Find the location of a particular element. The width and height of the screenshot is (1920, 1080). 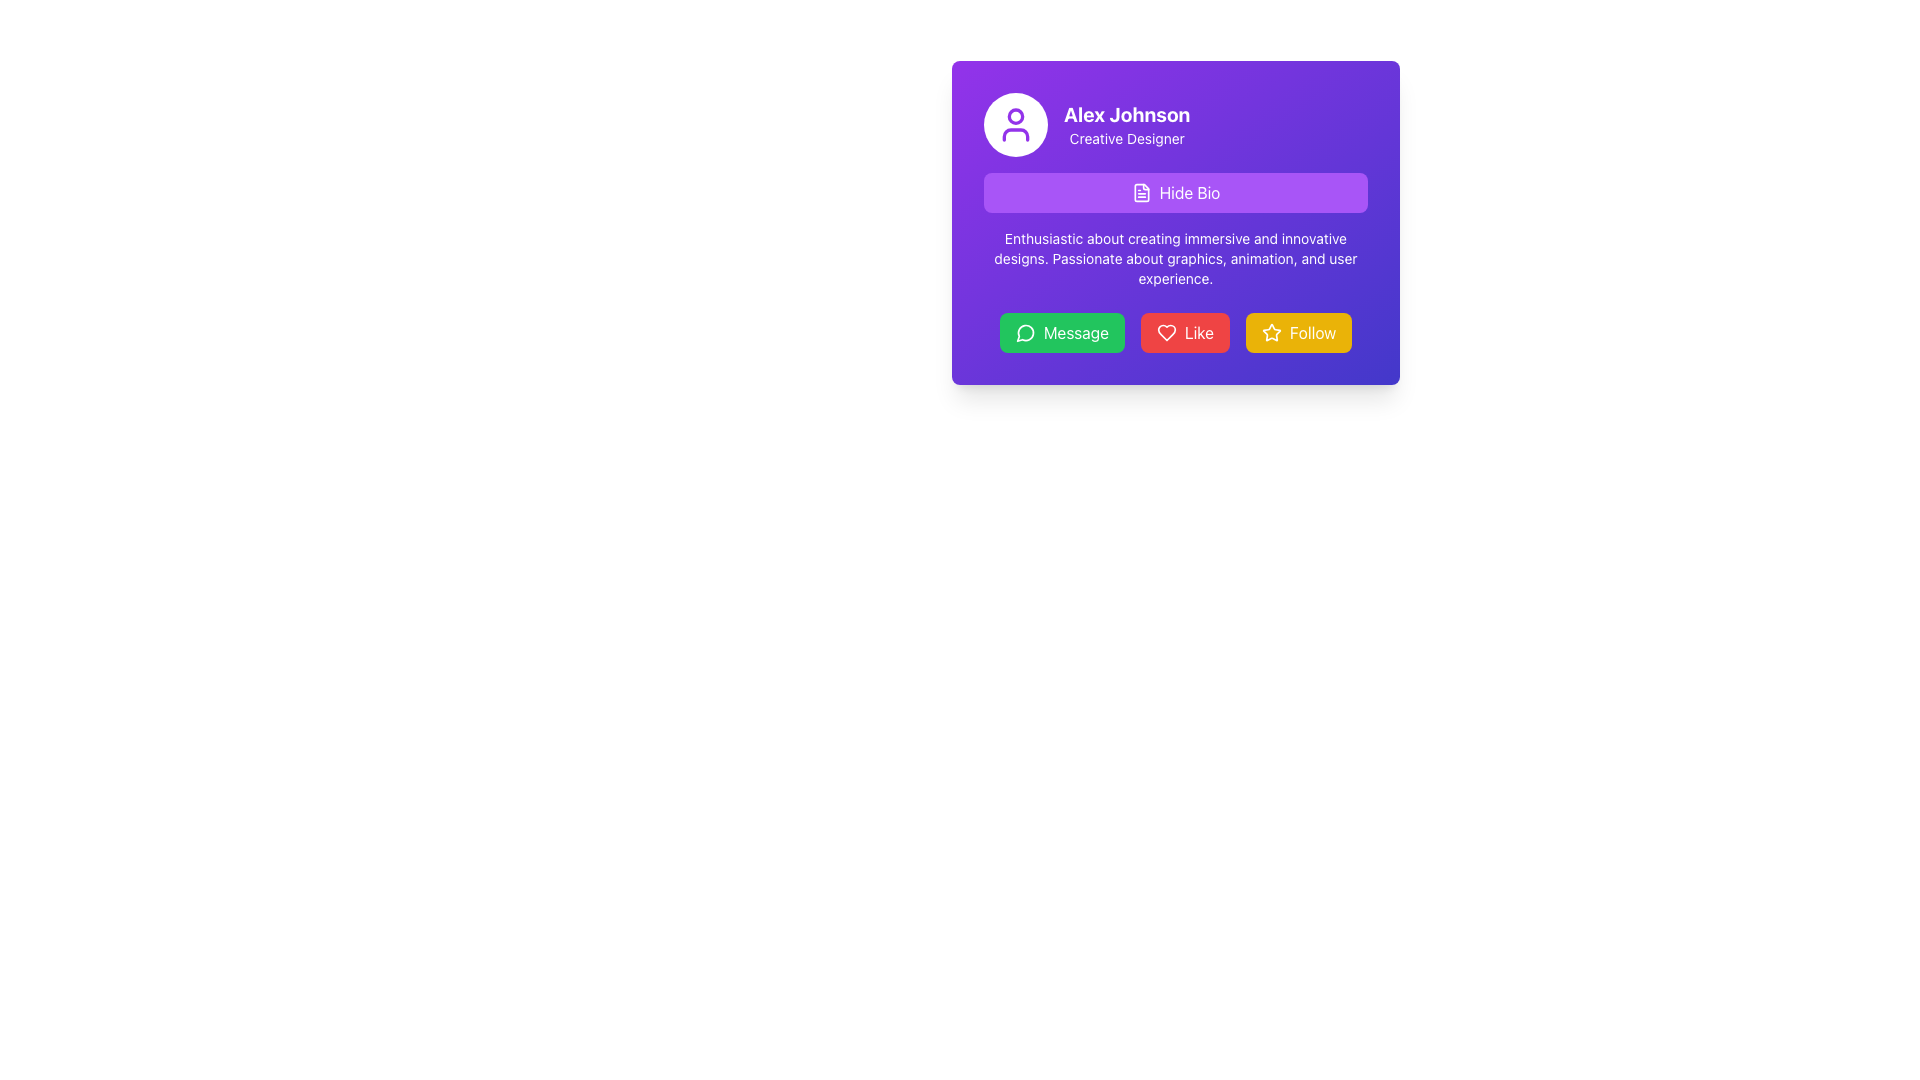

the messaging icon located within the green 'Message' button on the left side of the action buttons at the bottom of the user profile interface is located at coordinates (1025, 331).